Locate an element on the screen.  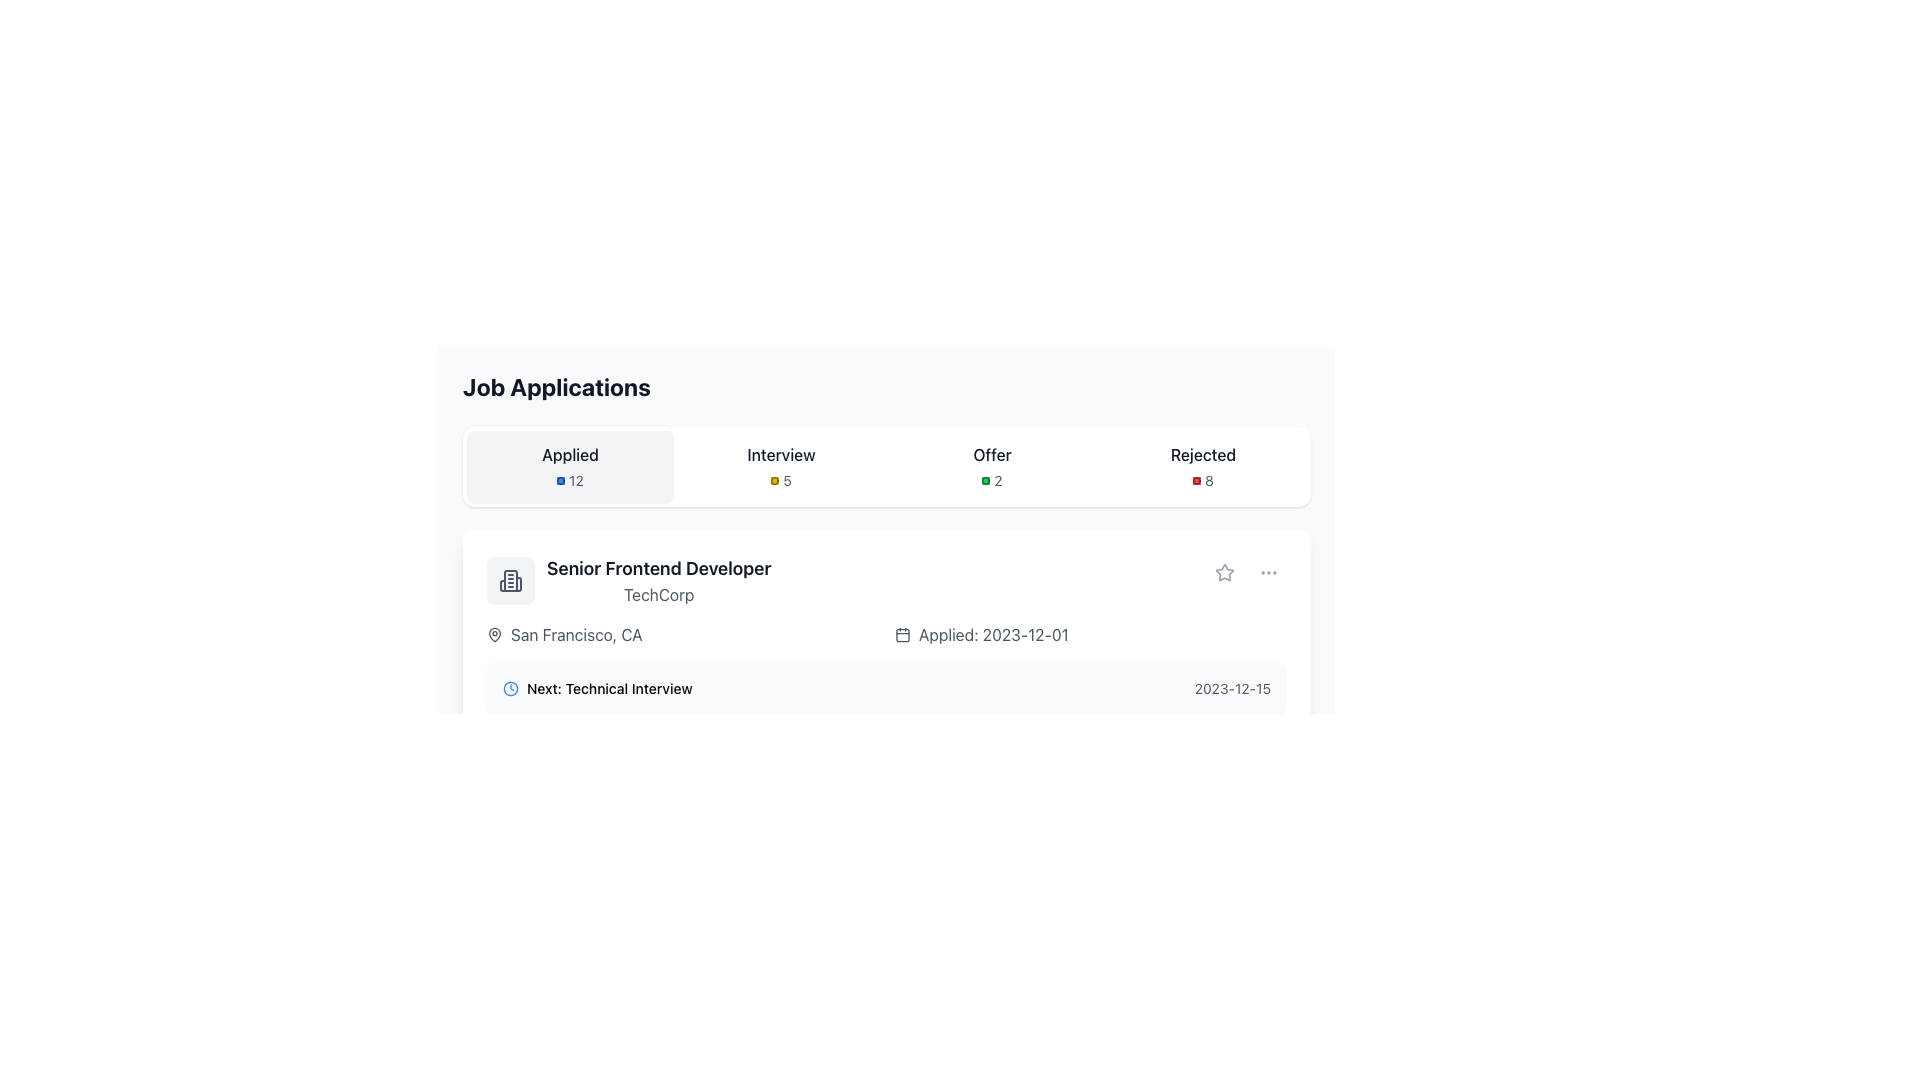
the third text label or numerical display in the job application interface, which represents a status or count, positioned after a green circular icon is located at coordinates (998, 481).